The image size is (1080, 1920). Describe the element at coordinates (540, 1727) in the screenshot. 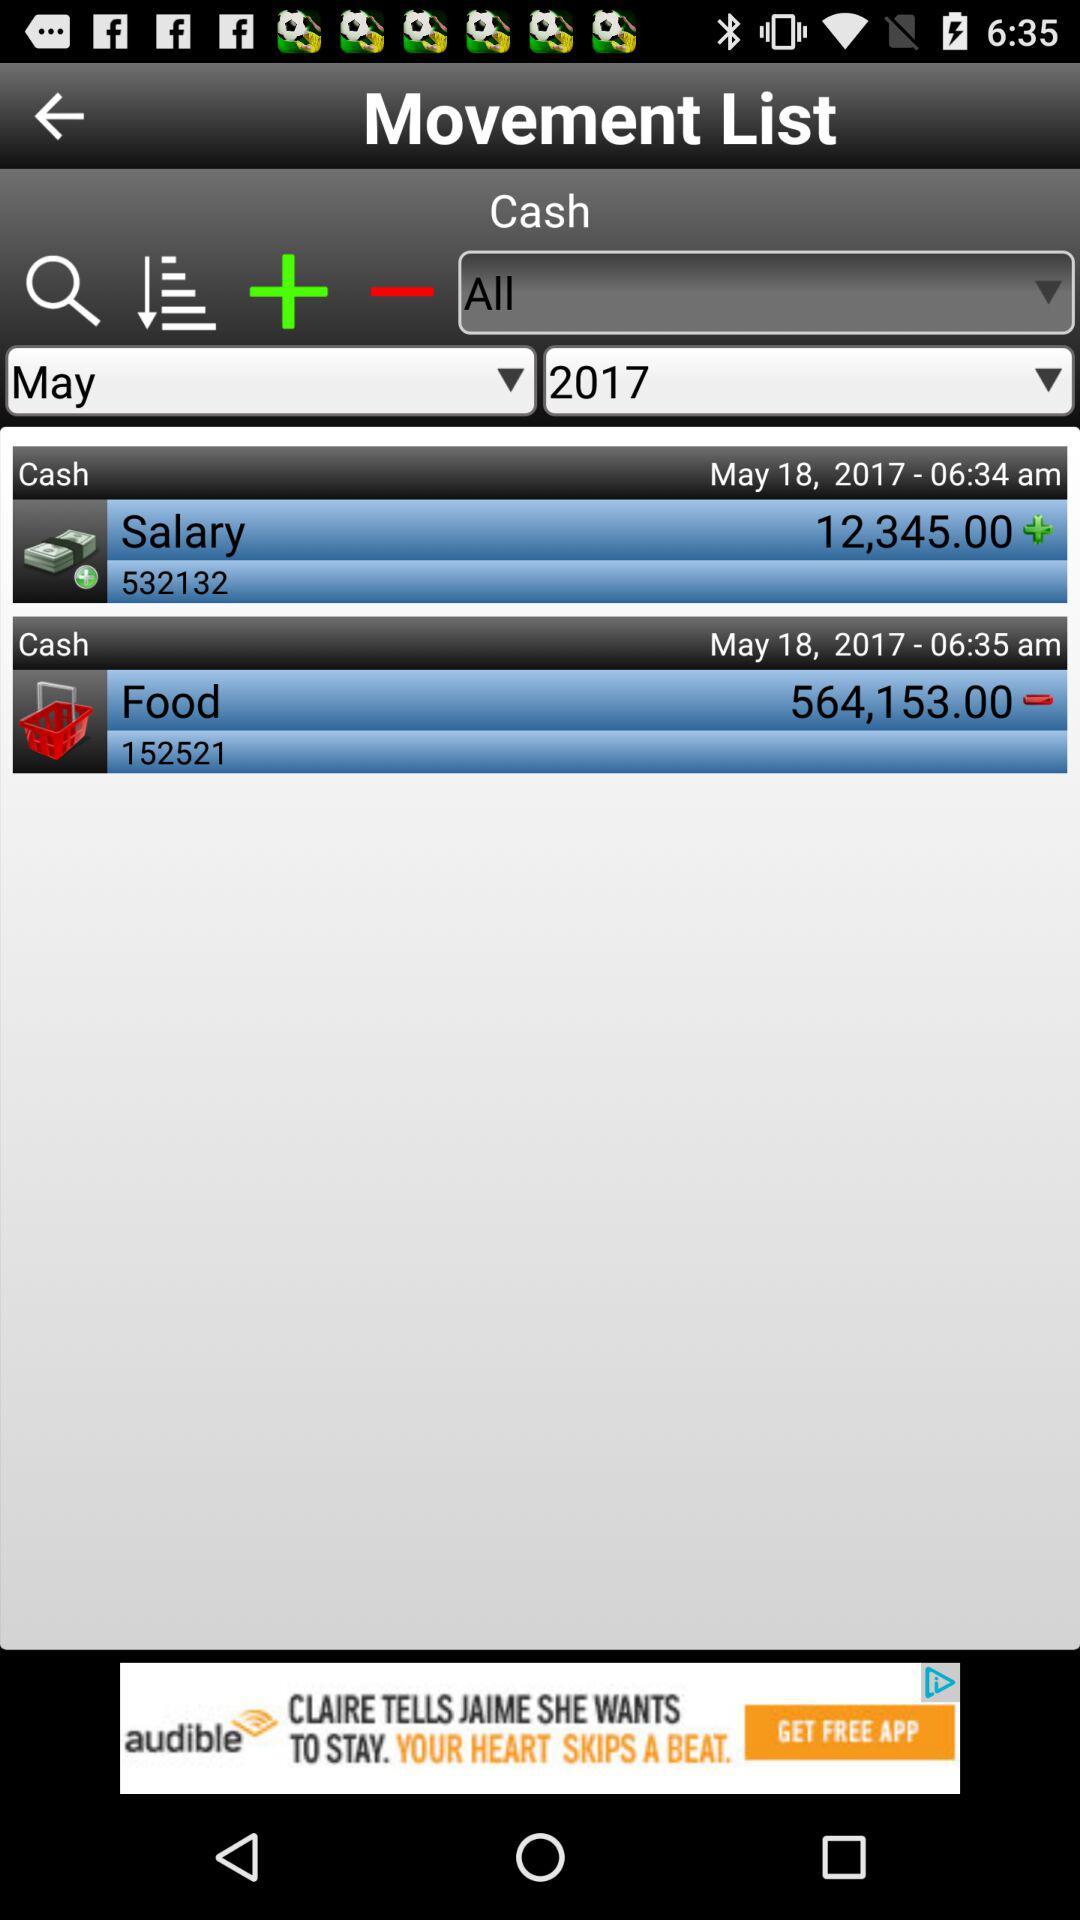

I see `shows an advertisement` at that location.